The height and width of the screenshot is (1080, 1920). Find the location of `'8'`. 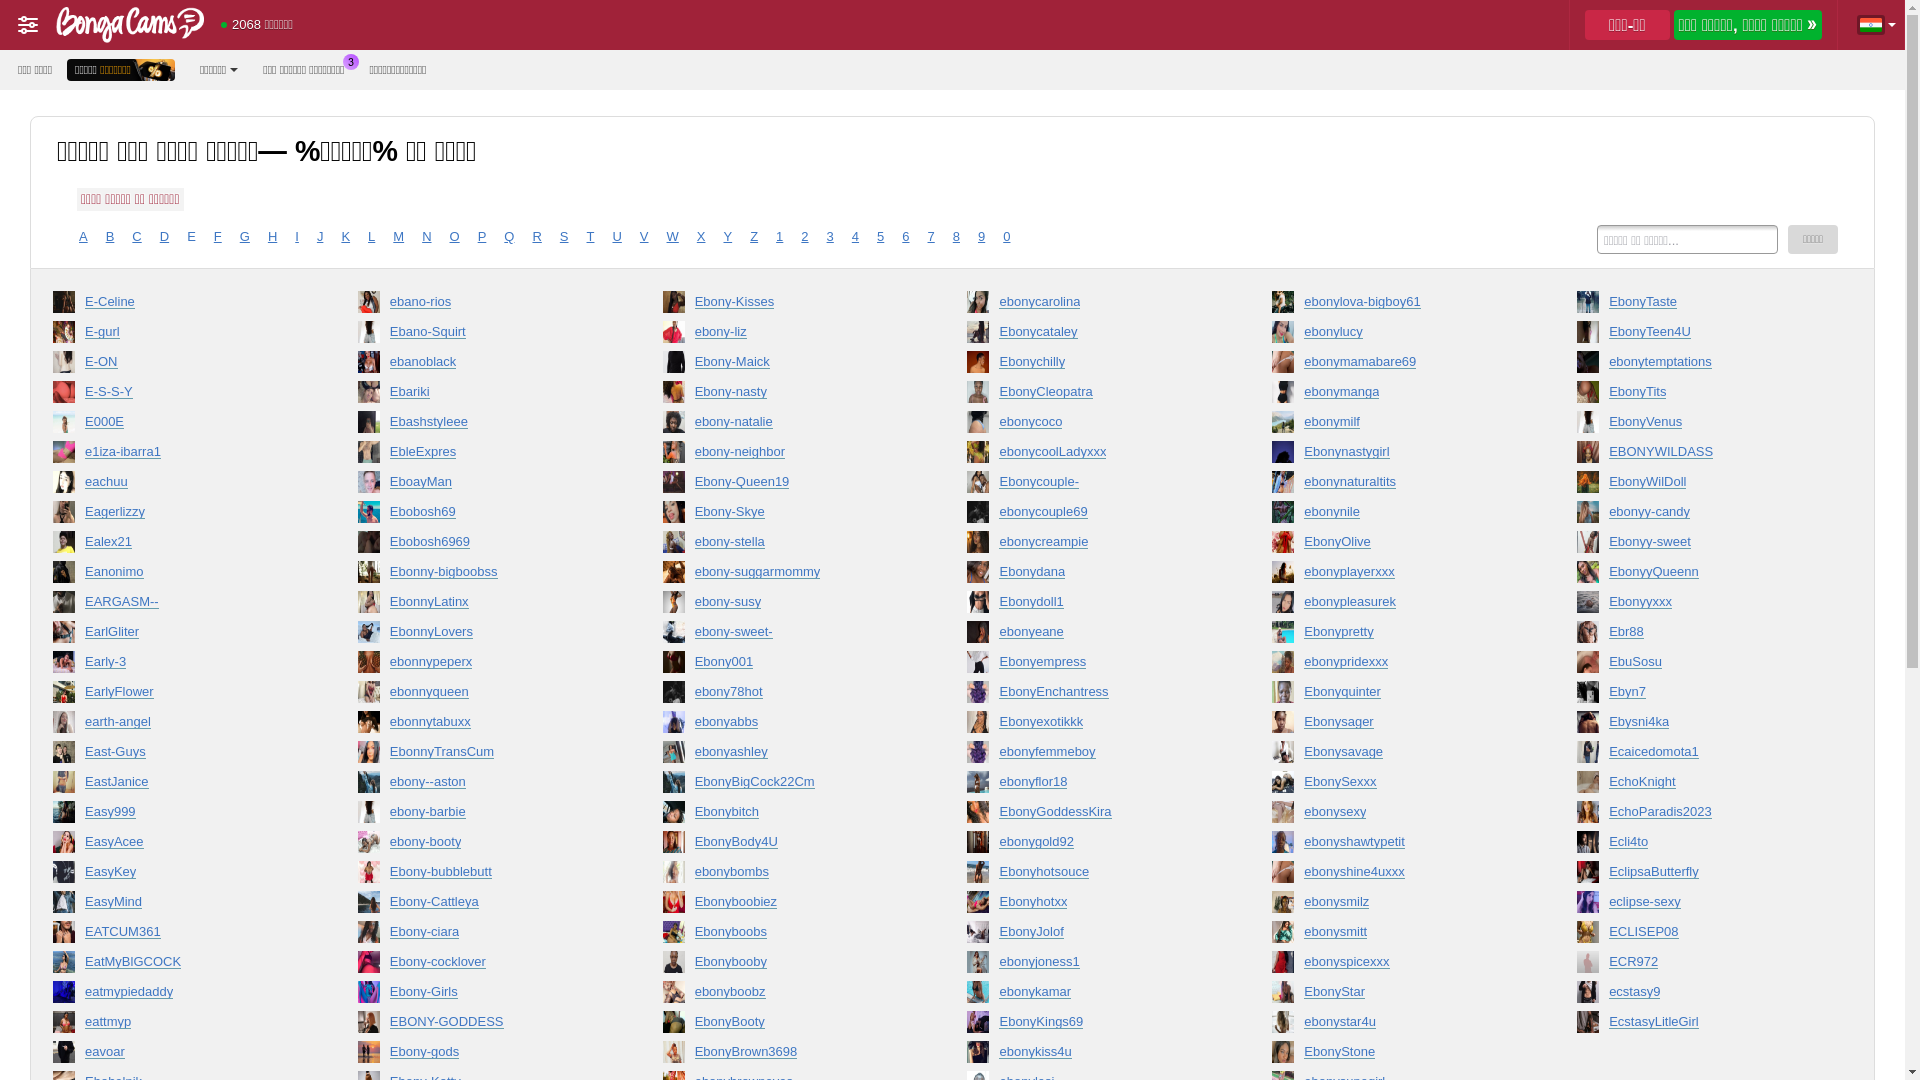

'8' is located at coordinates (955, 235).